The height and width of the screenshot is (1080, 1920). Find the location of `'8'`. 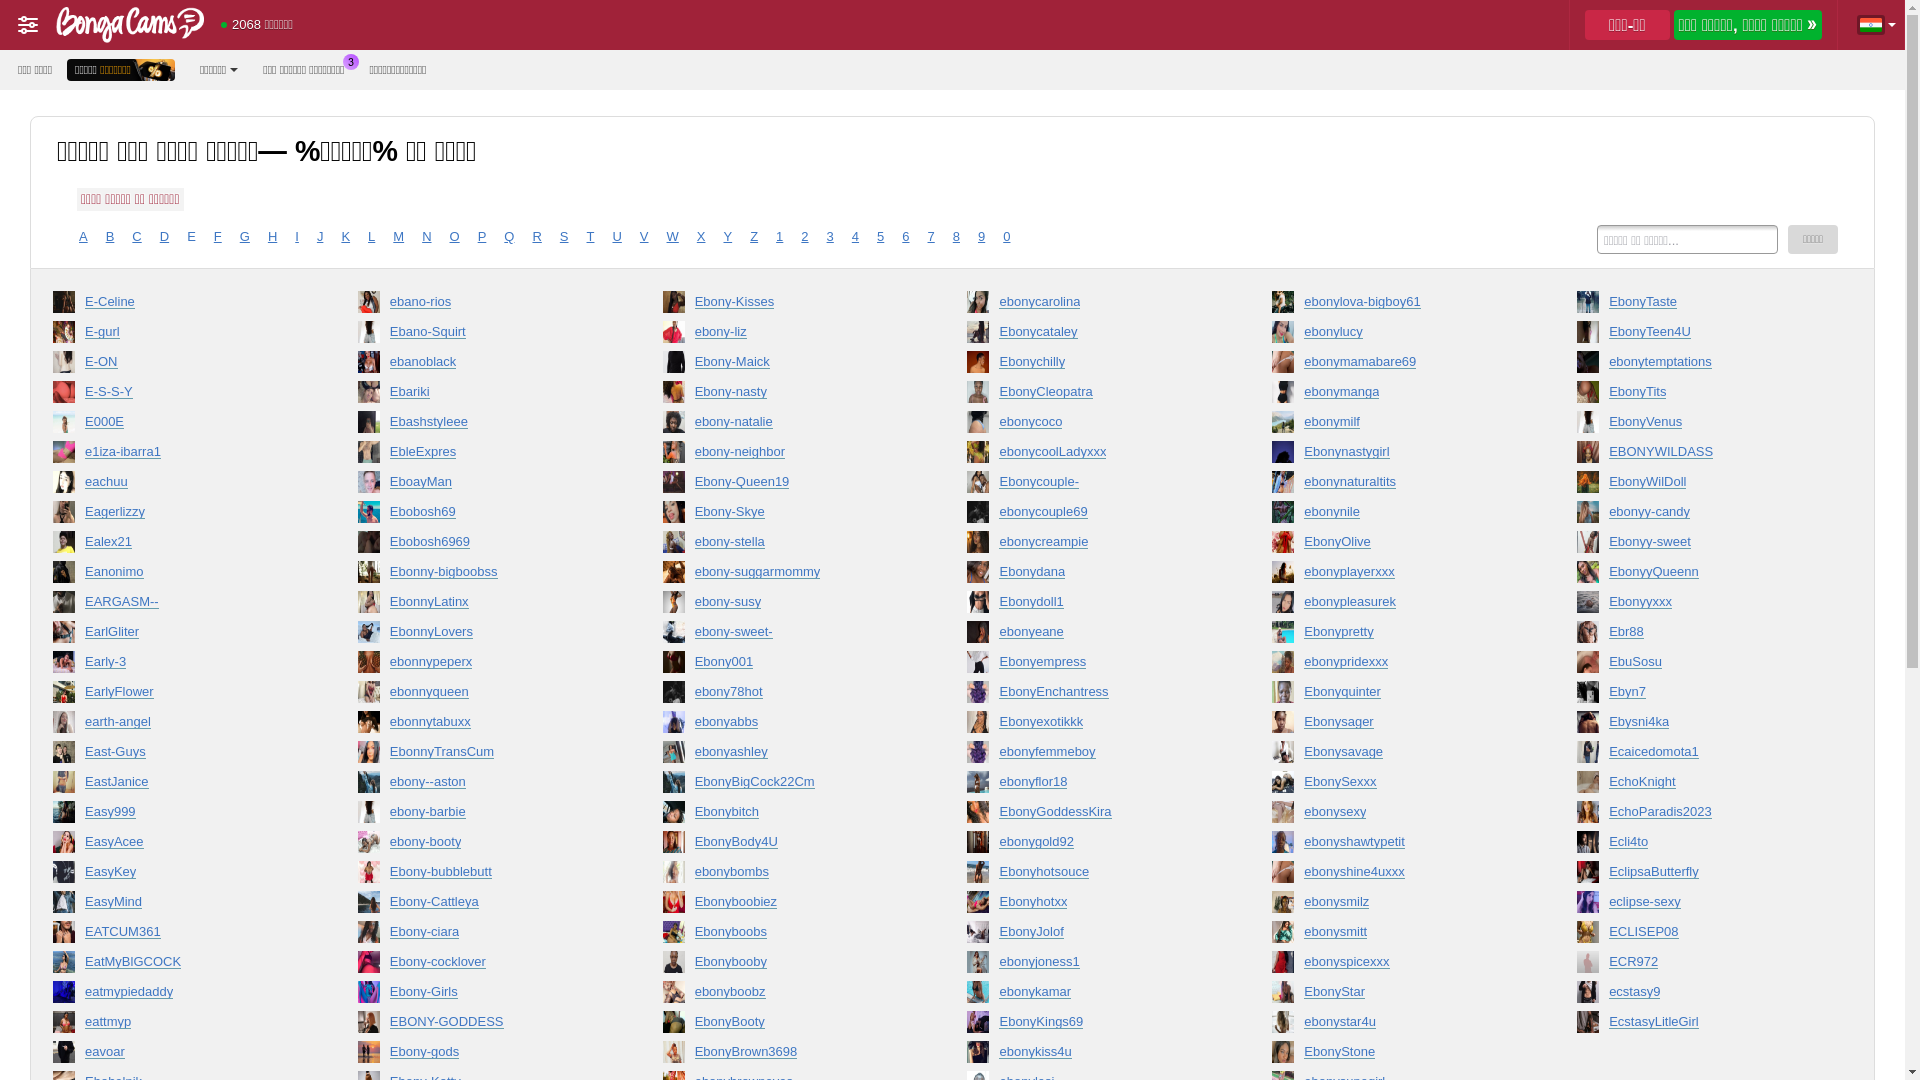

'8' is located at coordinates (955, 235).